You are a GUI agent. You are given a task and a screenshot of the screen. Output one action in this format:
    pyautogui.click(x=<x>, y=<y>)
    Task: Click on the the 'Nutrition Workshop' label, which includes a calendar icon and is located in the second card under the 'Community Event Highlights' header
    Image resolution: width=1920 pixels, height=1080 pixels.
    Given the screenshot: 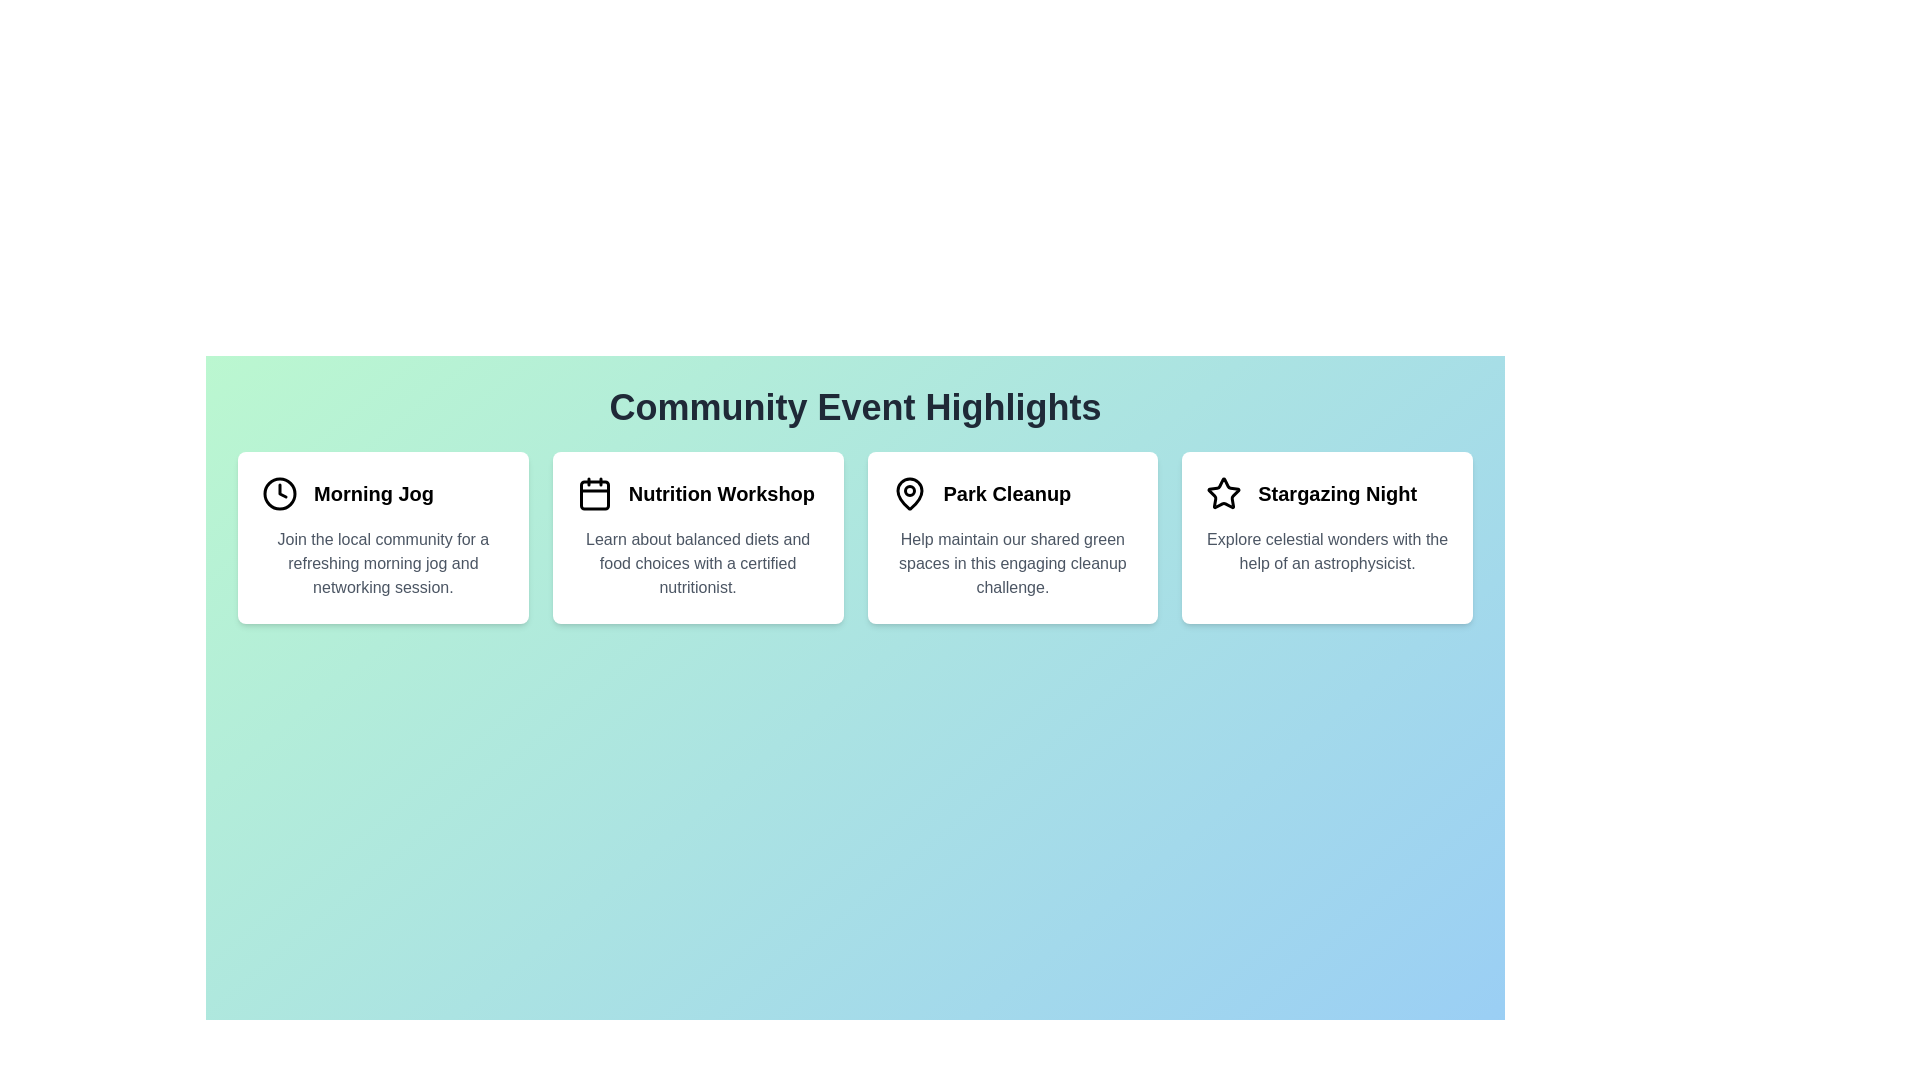 What is the action you would take?
    pyautogui.click(x=698, y=493)
    